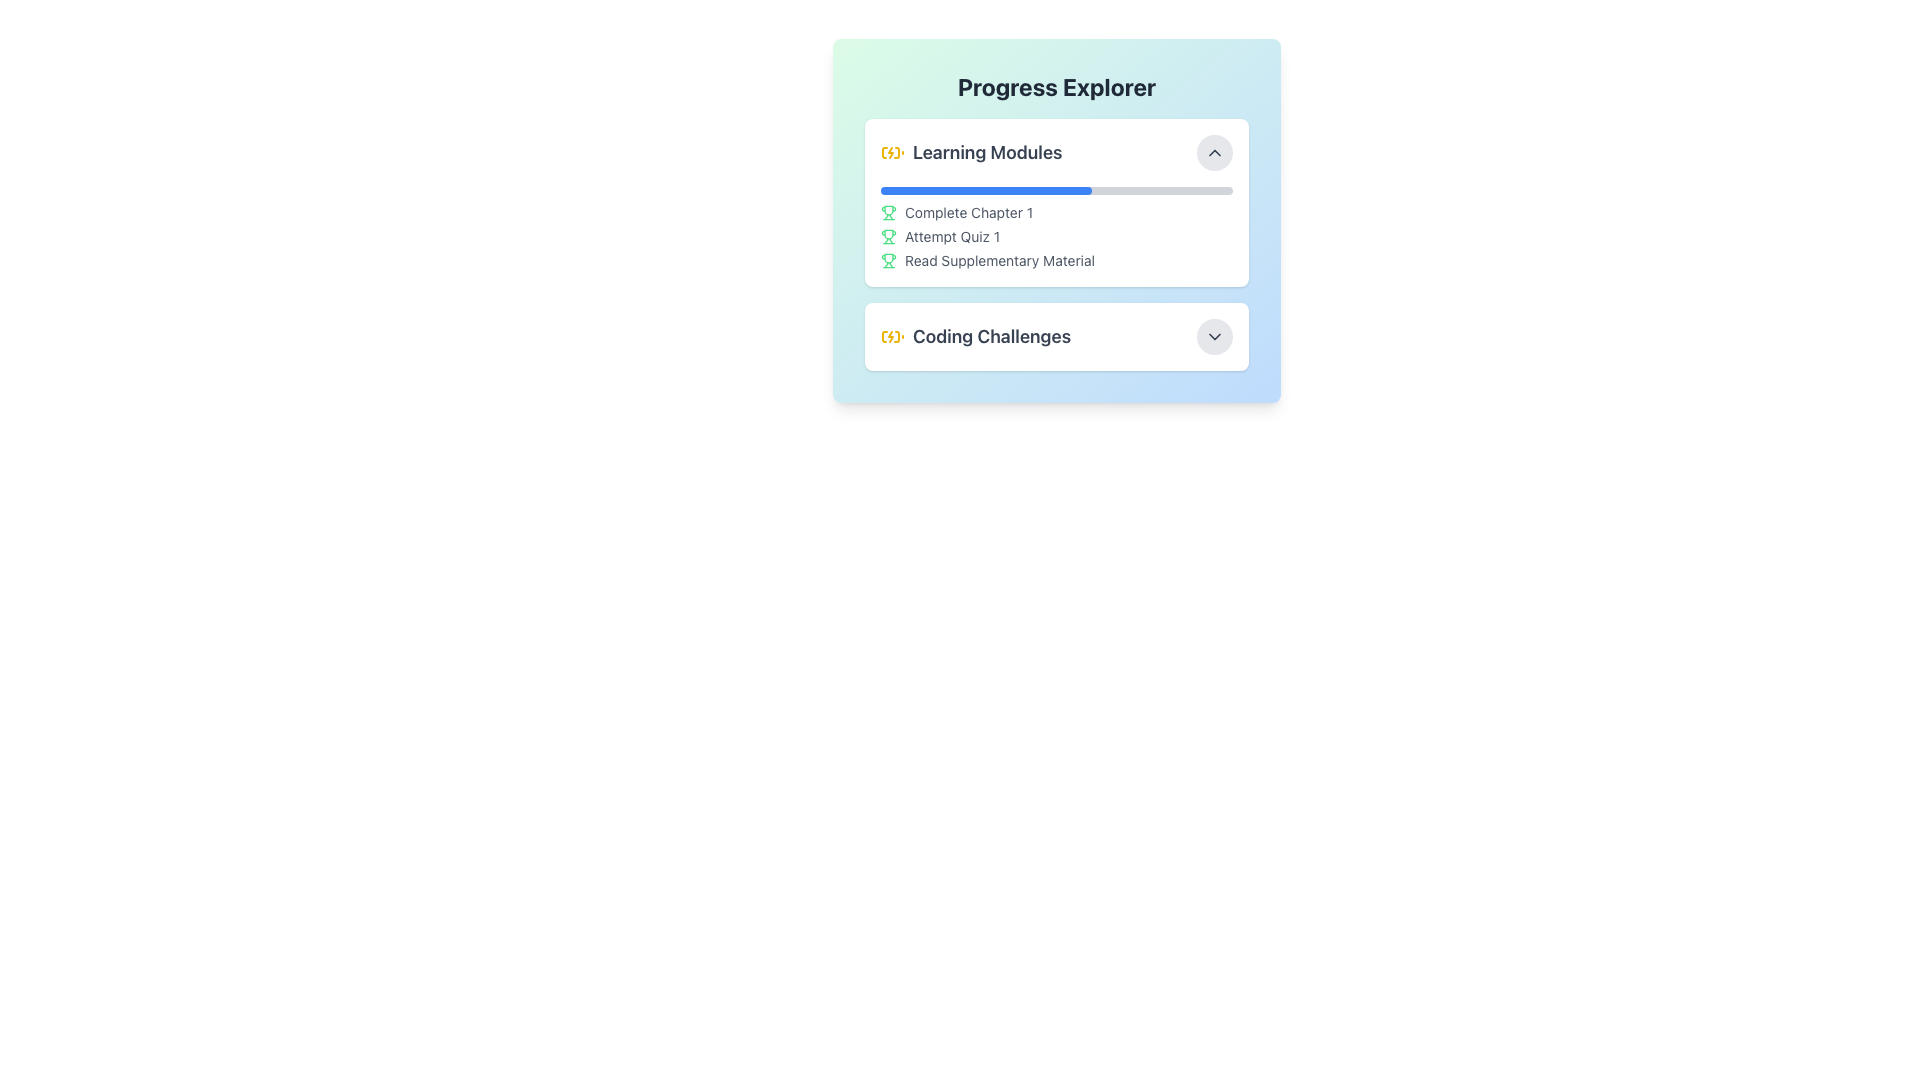 The height and width of the screenshot is (1080, 1920). What do you see at coordinates (1213, 152) in the screenshot?
I see `the upward-facing chevron arrow icon located inside the circular button at the top-right of the 'Learning Modules' section header` at bounding box center [1213, 152].